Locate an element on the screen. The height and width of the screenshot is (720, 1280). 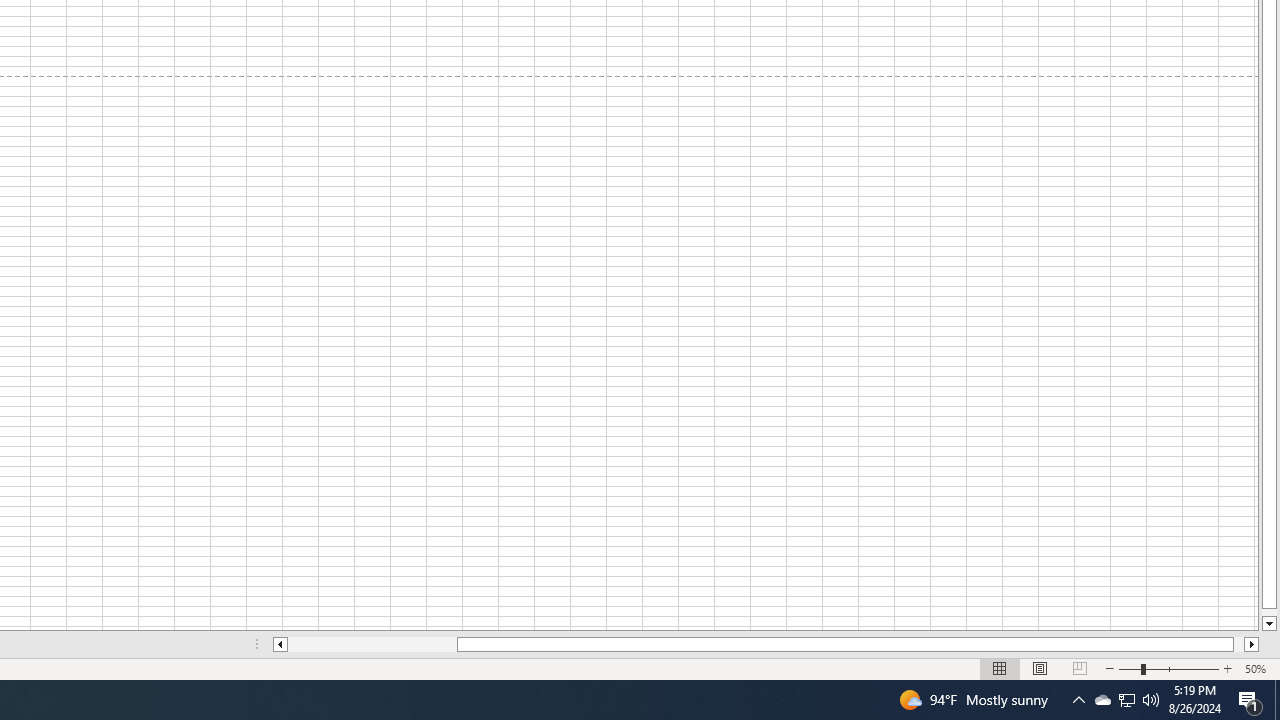
'Column left' is located at coordinates (278, 644).